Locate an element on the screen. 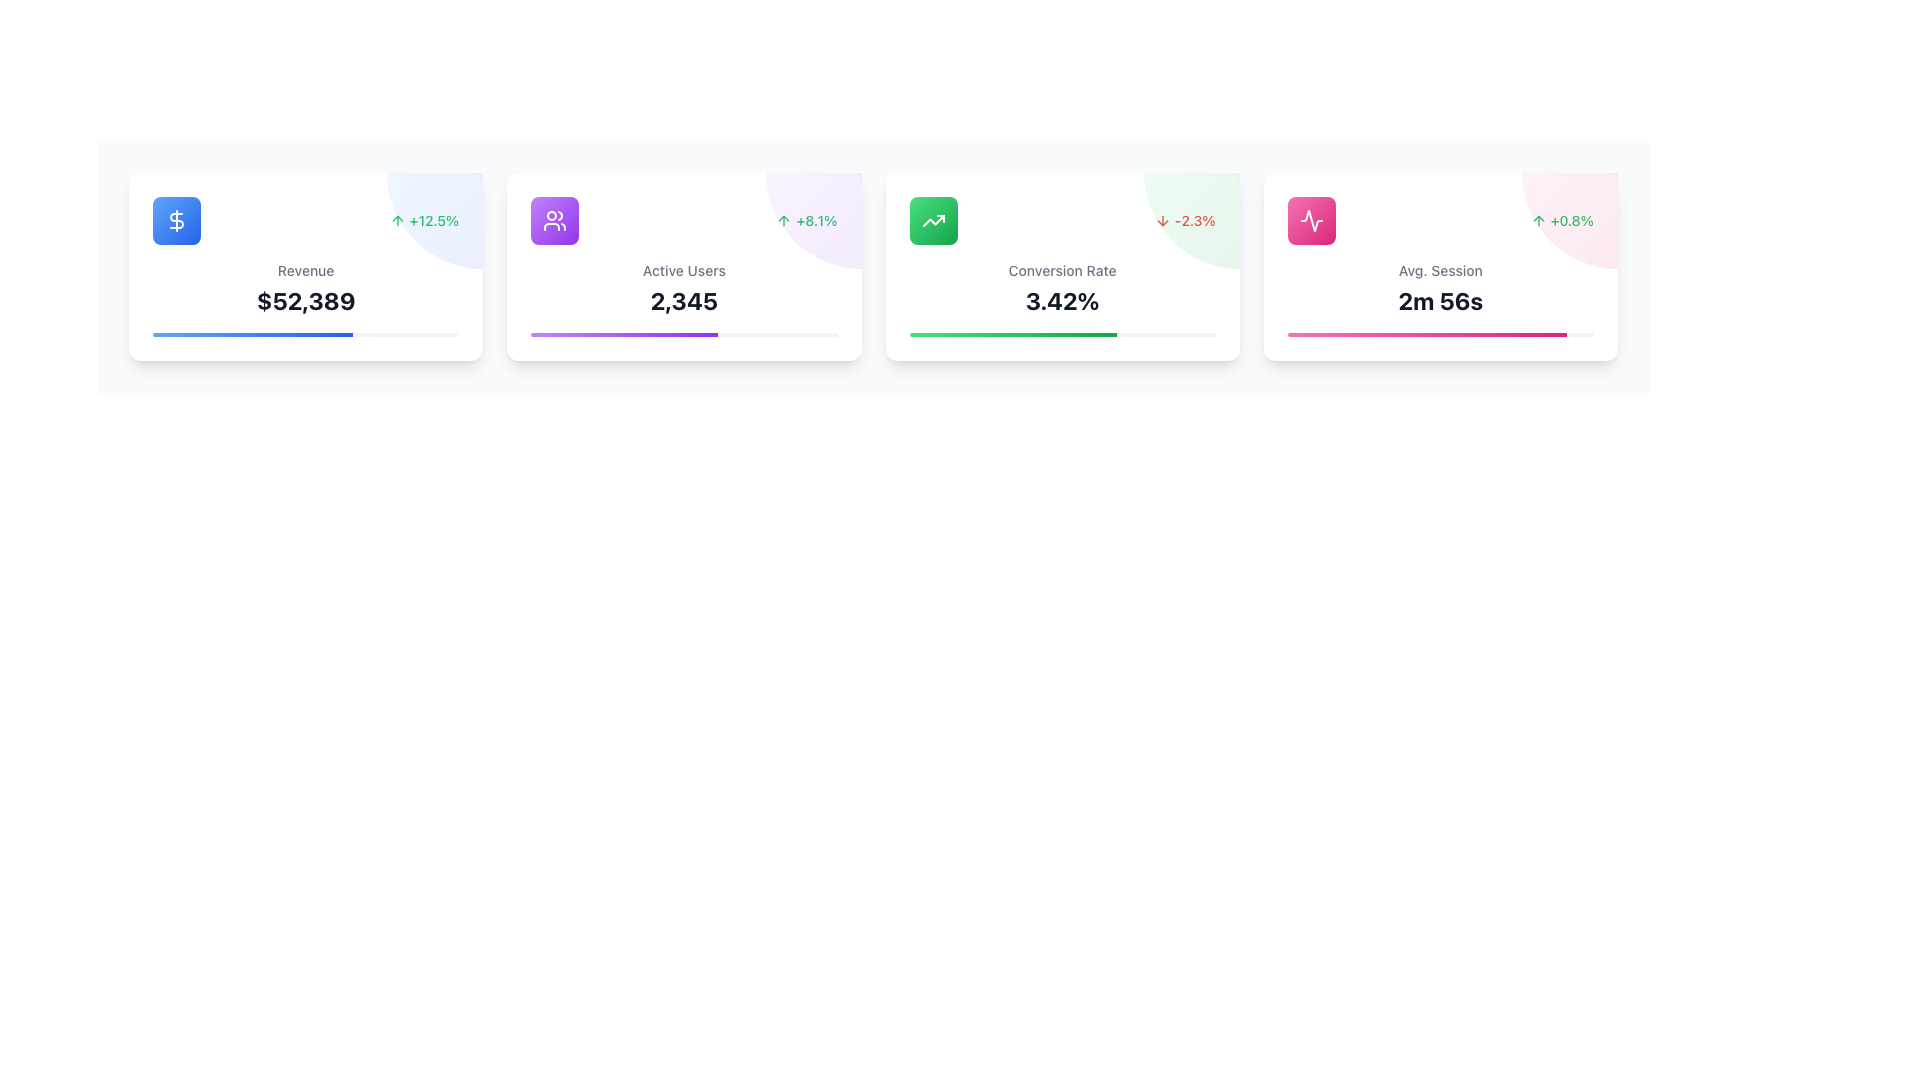  the upward trend icon in the header of the 'Conversion Rate' card, which is located in the top-left section of the third card from the left is located at coordinates (932, 220).